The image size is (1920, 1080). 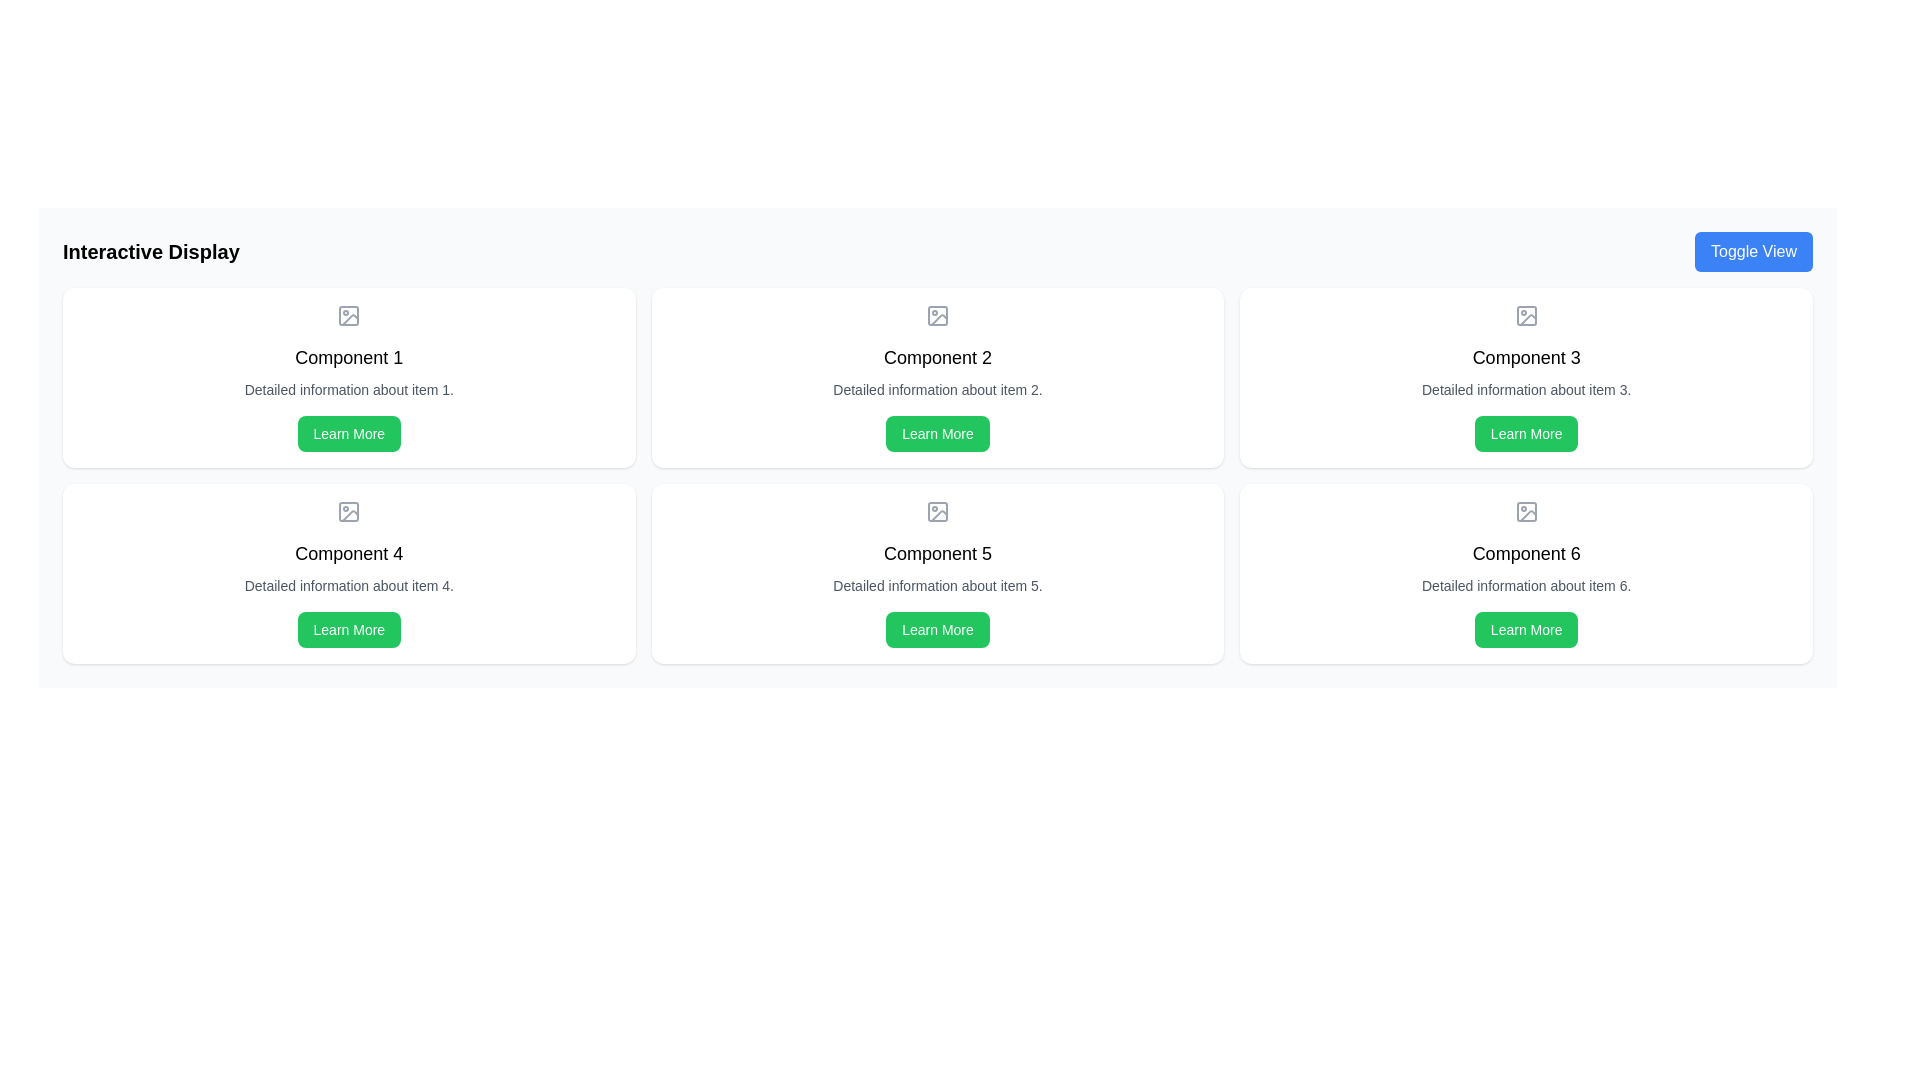 What do you see at coordinates (349, 511) in the screenshot?
I see `the SVG rectangle with rounded corners in the 'Component 4' section, which represents a missing or not loaded image` at bounding box center [349, 511].